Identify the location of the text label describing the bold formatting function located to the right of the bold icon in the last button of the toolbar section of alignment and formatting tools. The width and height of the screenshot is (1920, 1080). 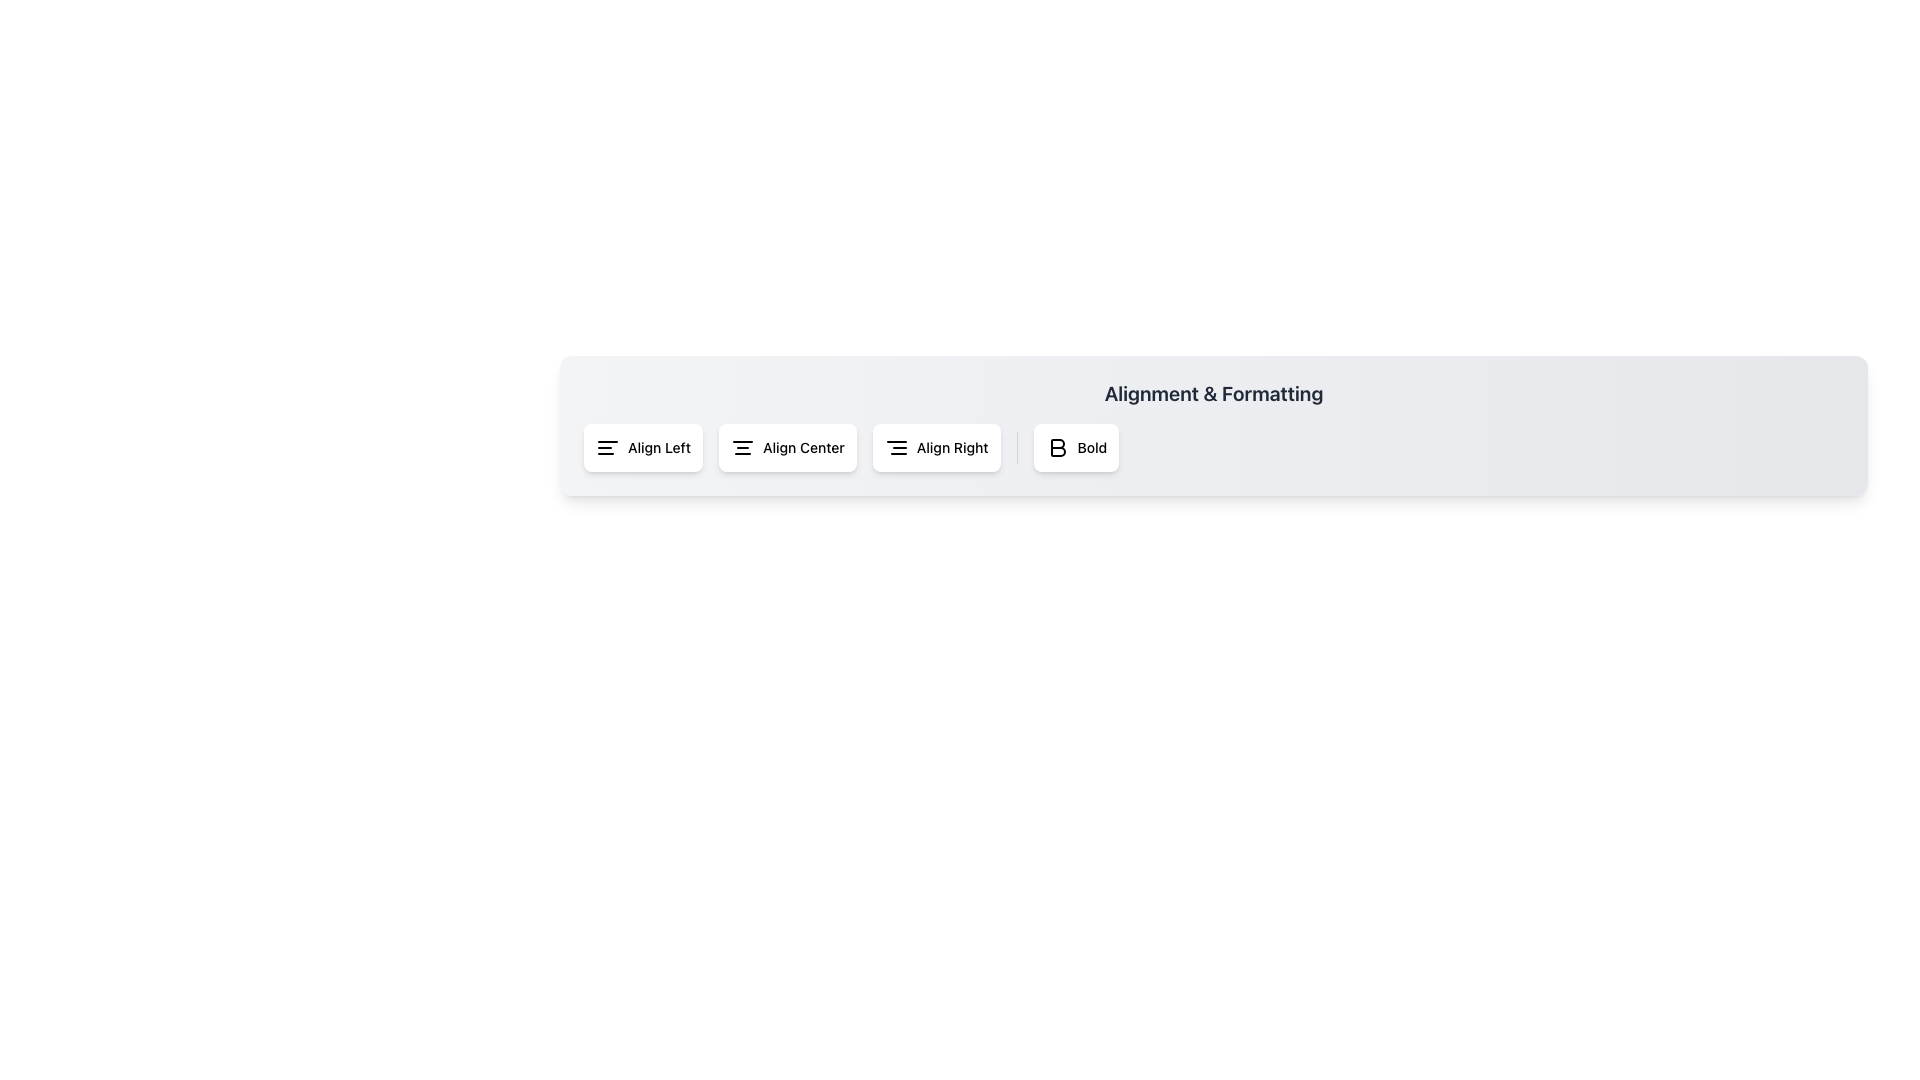
(1091, 446).